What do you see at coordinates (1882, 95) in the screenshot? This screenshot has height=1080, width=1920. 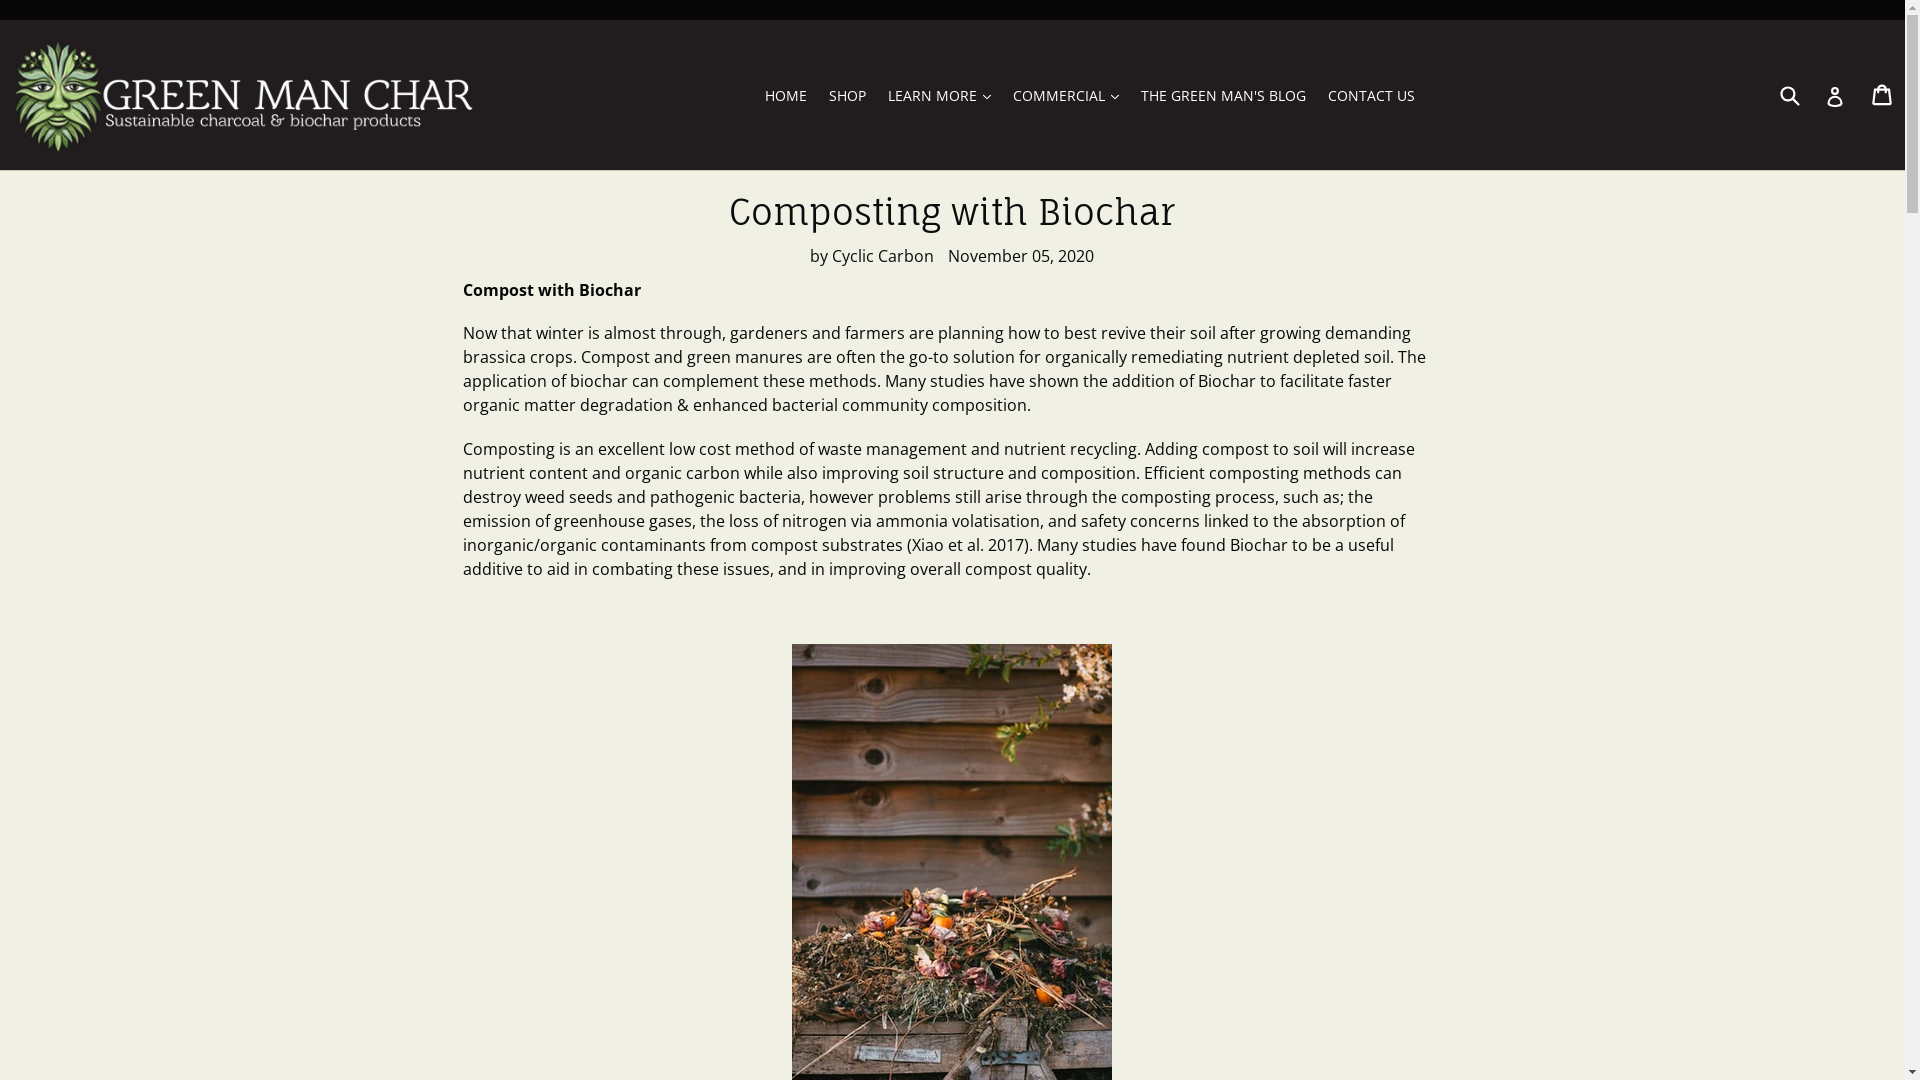 I see `'Cart` at bounding box center [1882, 95].